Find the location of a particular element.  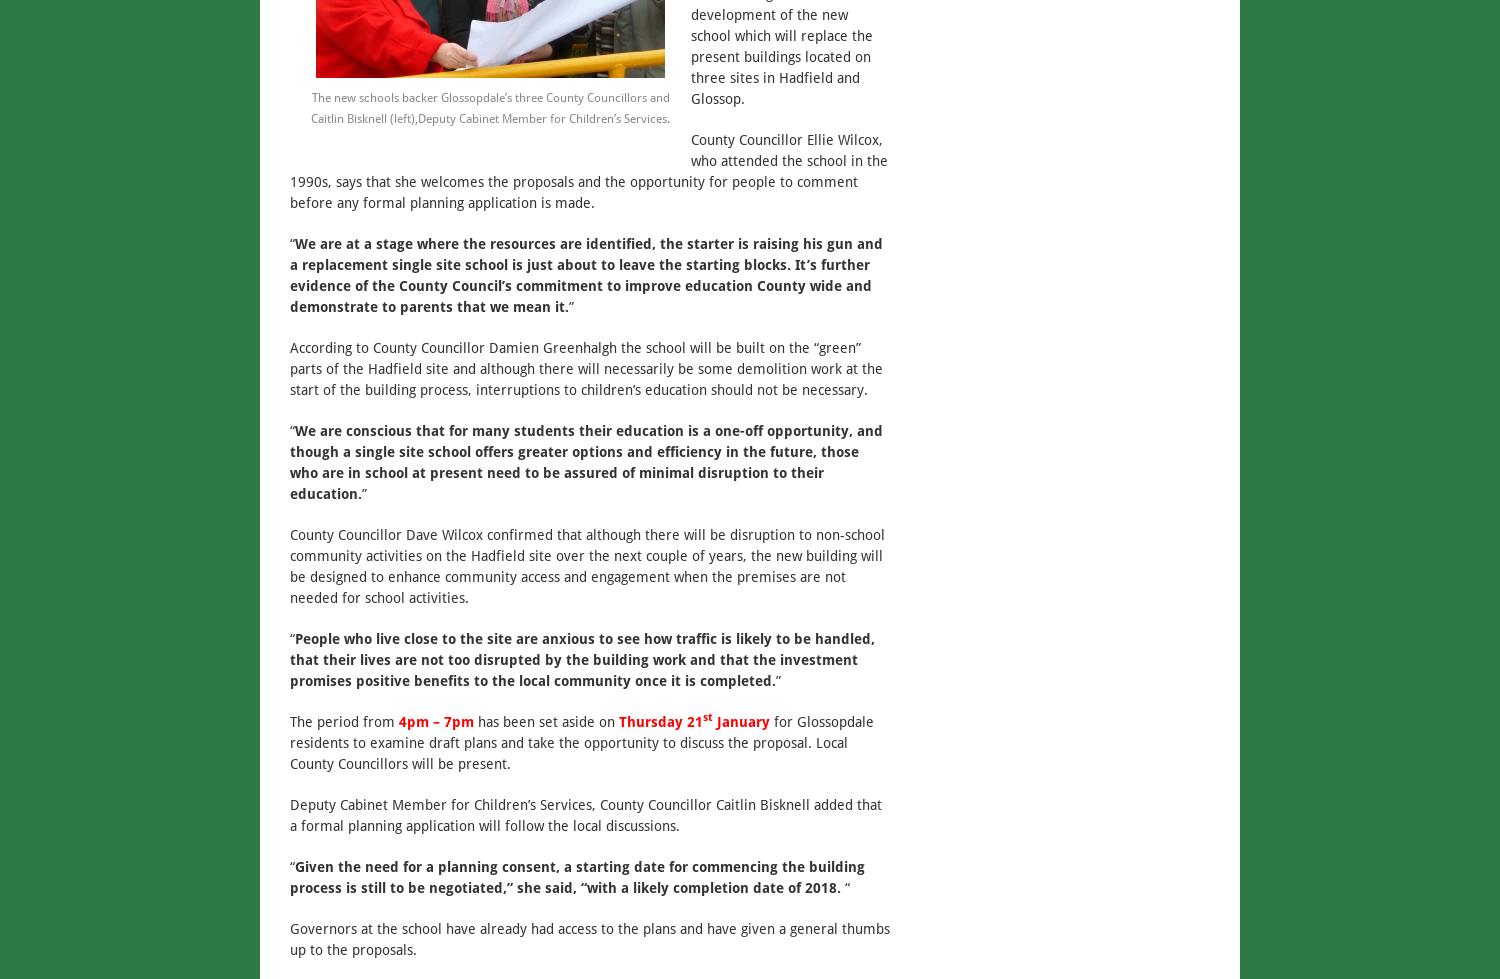

'st' is located at coordinates (707, 716).